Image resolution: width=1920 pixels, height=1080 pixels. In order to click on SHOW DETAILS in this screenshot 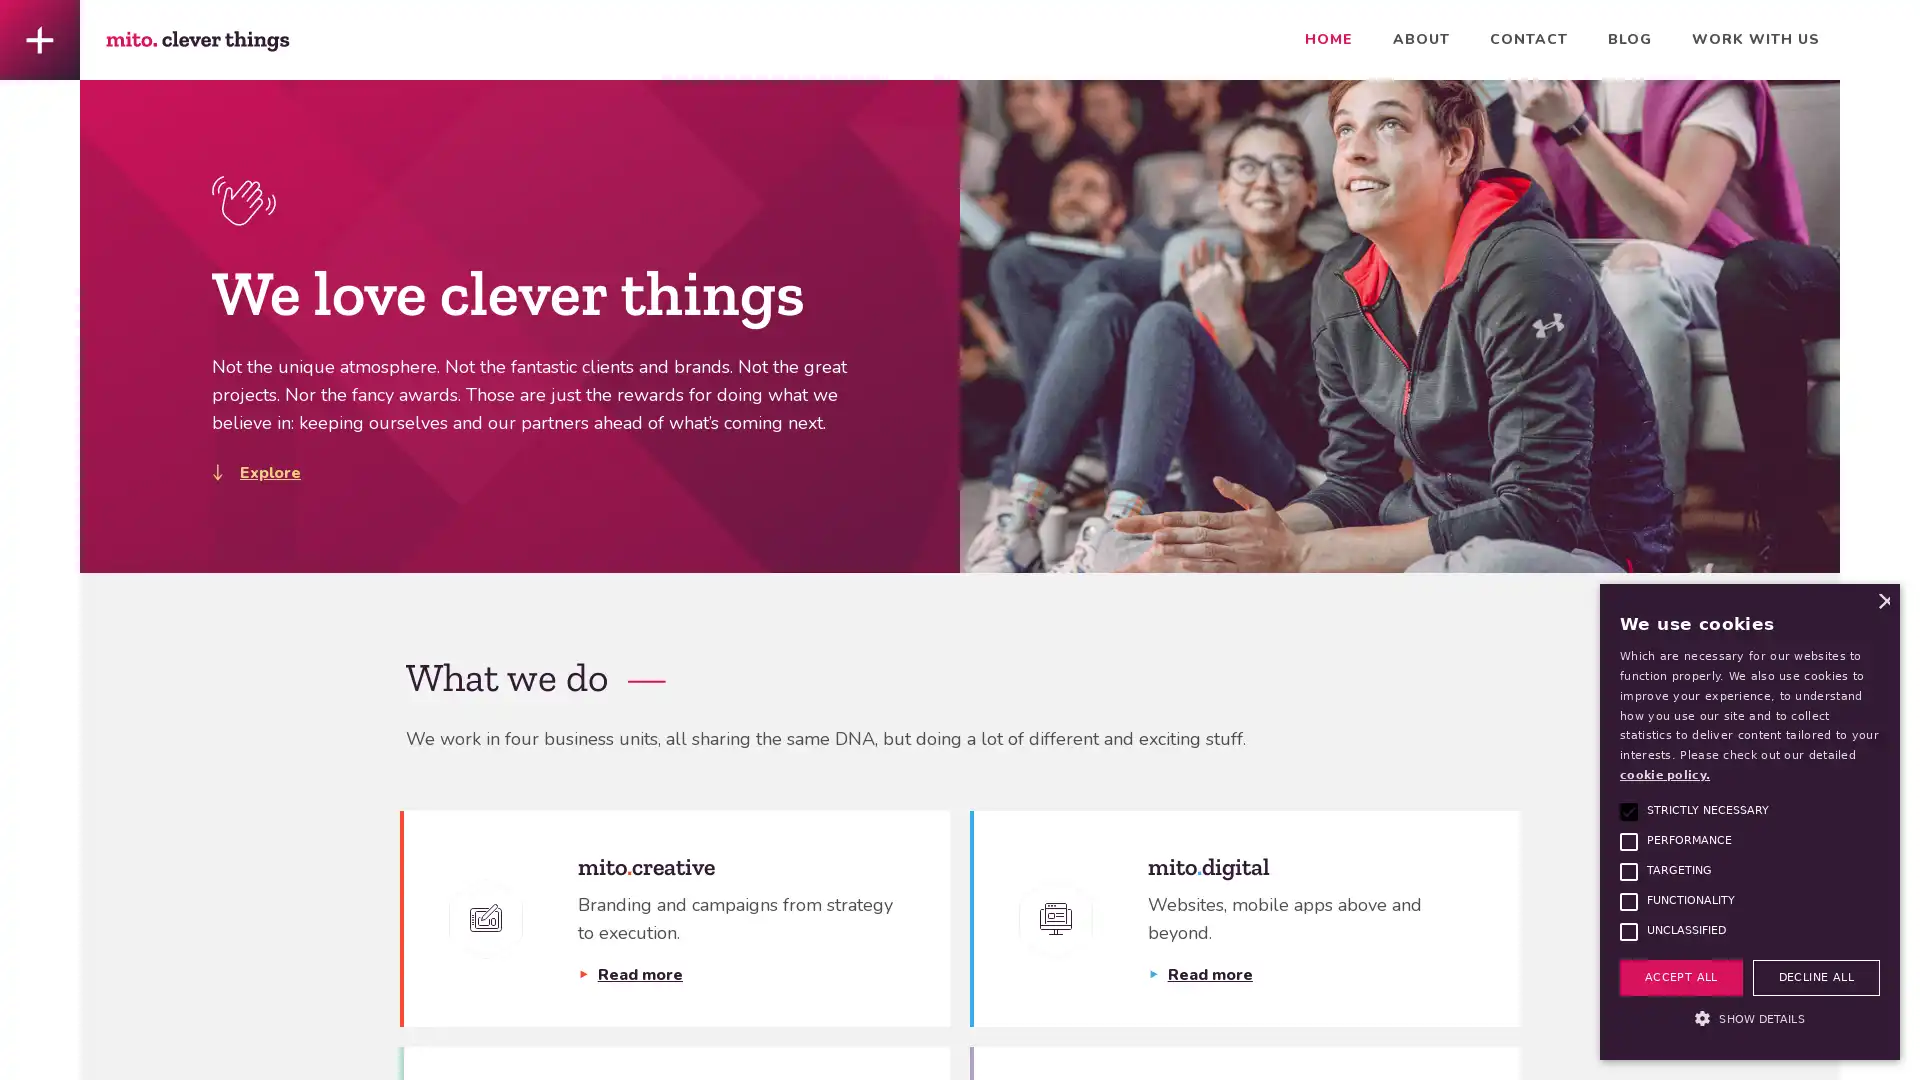, I will do `click(1749, 1019)`.